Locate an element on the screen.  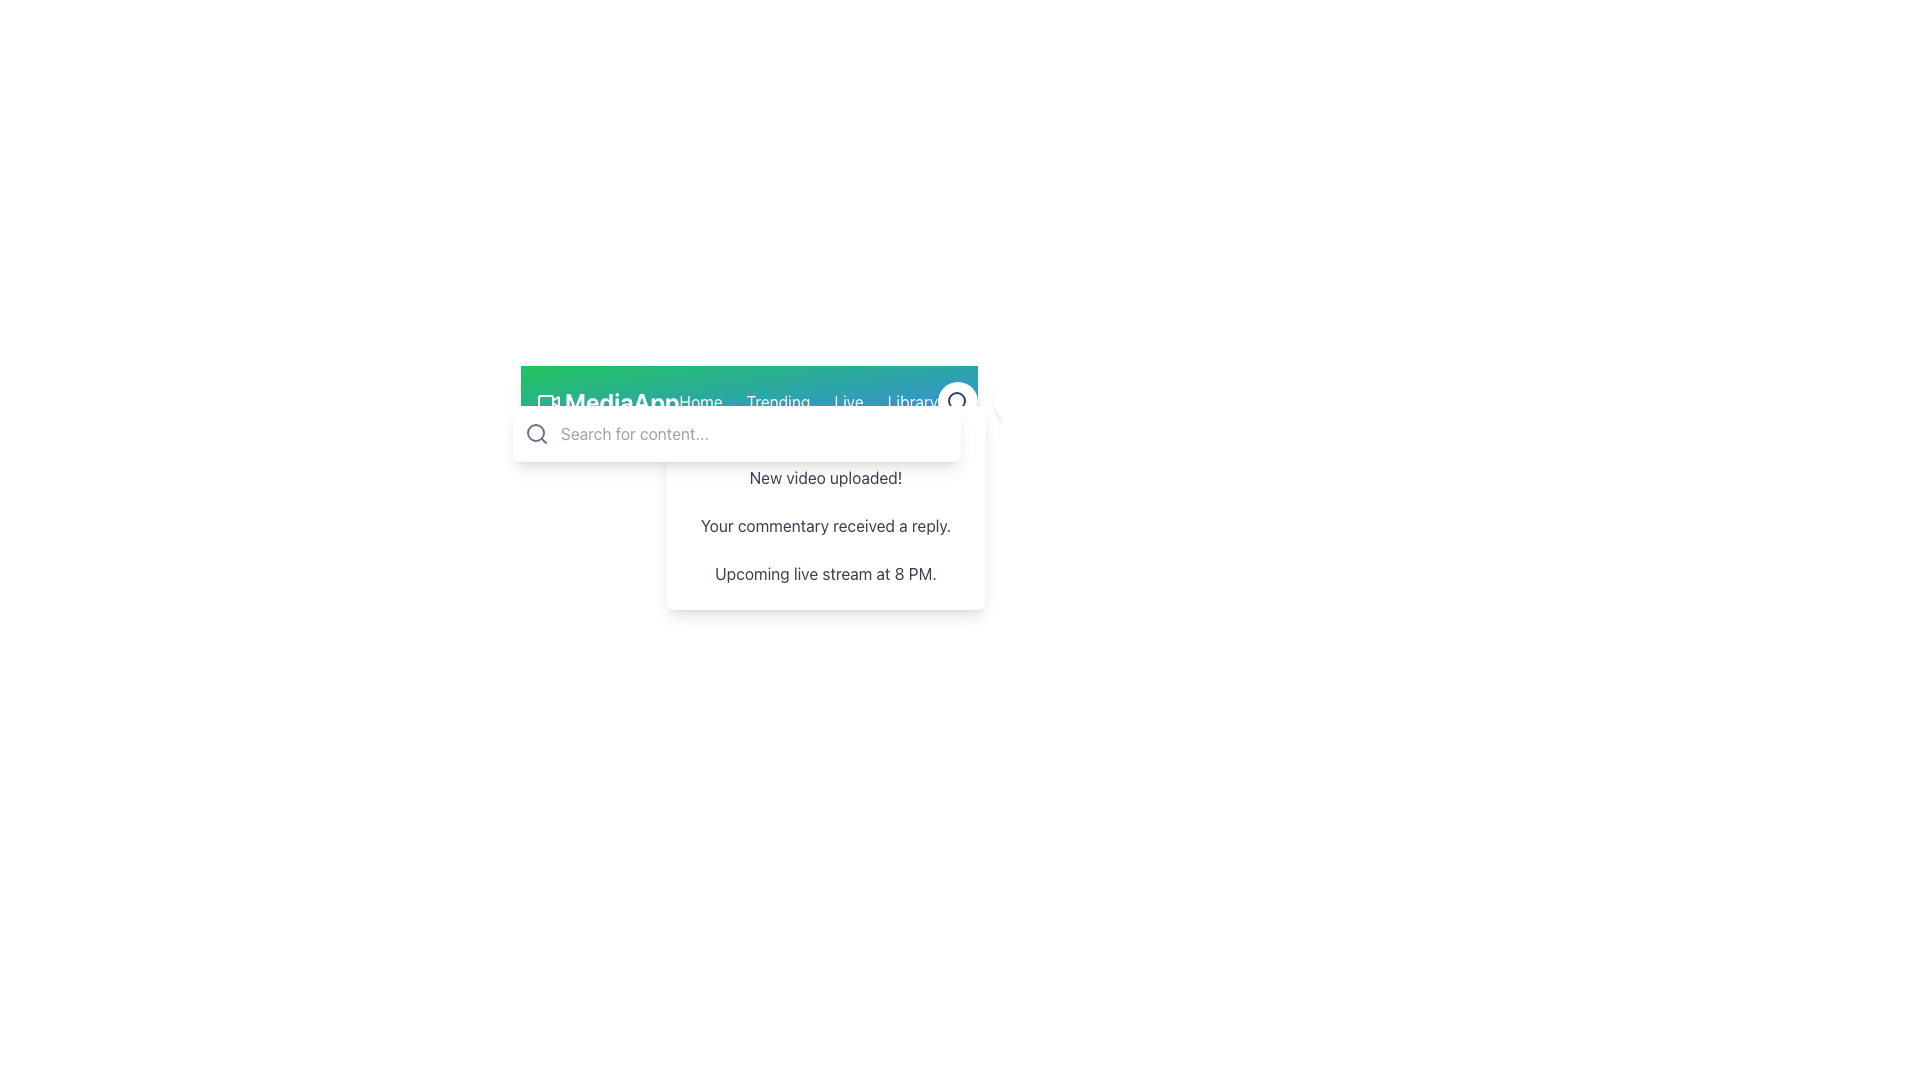
the circular search button with a magnifying glass symbol located on the right side of the header bar is located at coordinates (957, 401).